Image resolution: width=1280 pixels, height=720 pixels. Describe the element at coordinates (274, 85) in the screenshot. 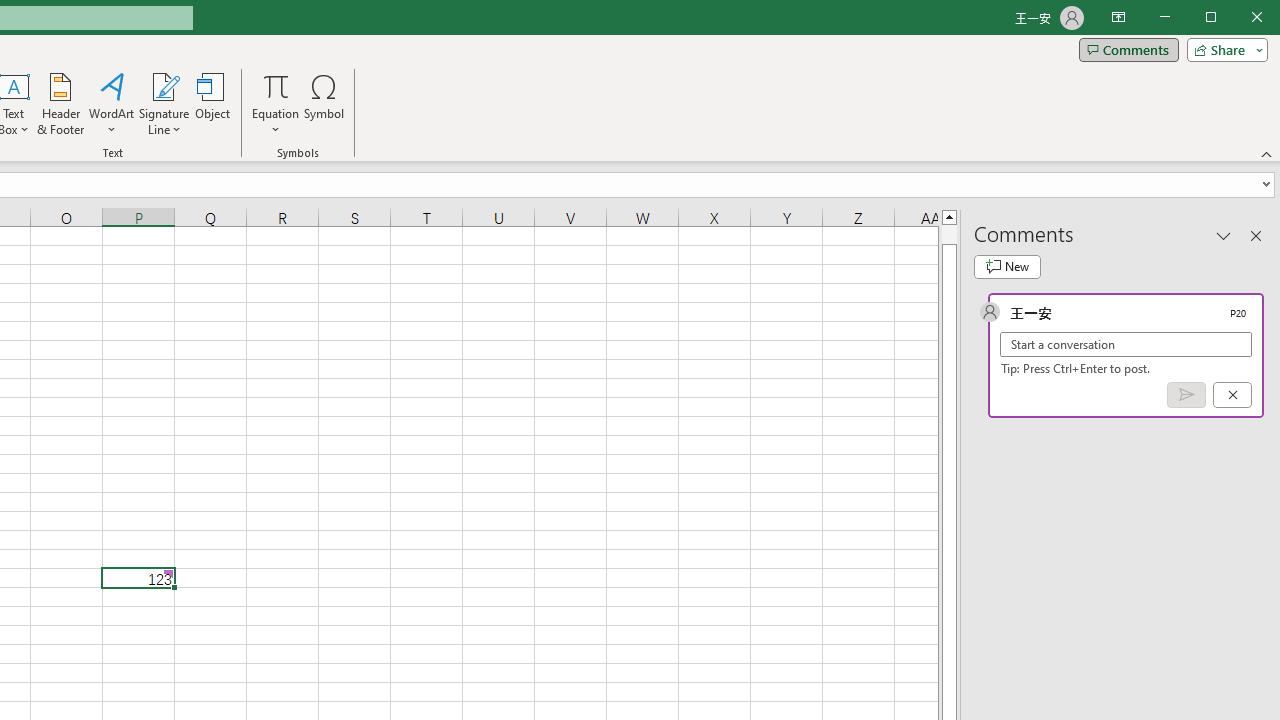

I see `'Equation'` at that location.